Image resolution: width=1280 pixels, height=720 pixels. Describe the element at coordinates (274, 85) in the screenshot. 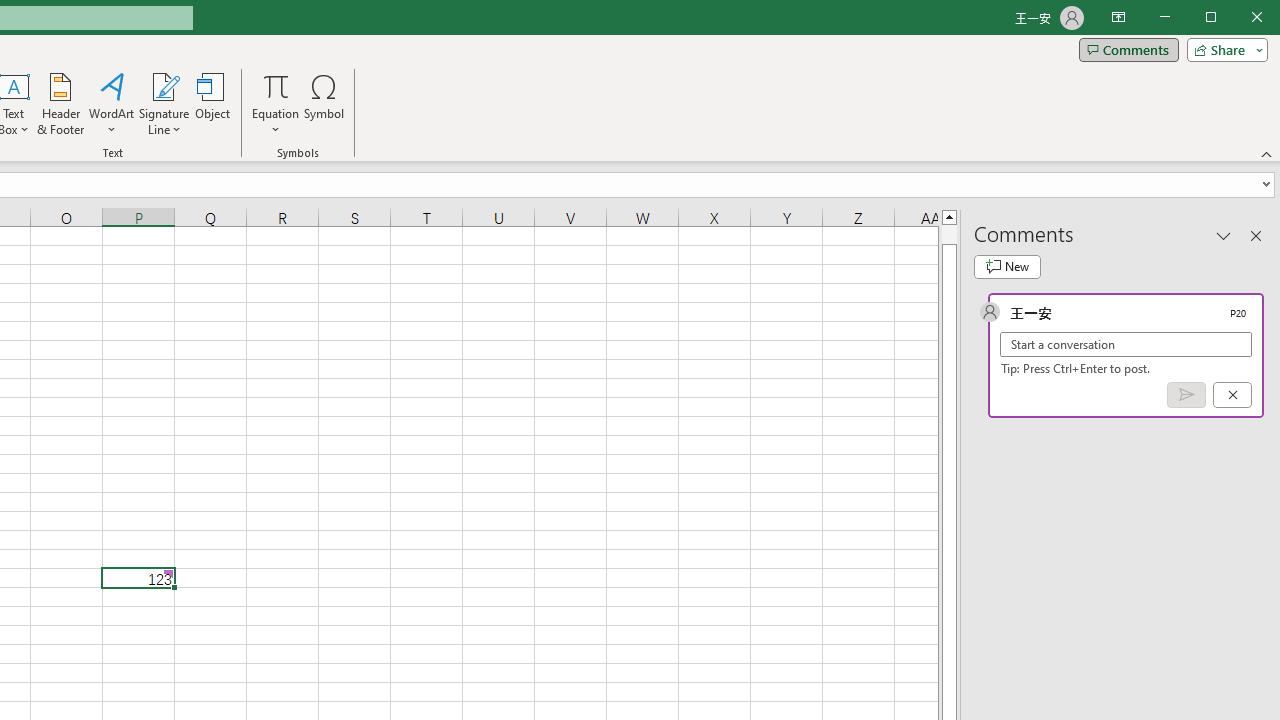

I see `'Equation'` at that location.